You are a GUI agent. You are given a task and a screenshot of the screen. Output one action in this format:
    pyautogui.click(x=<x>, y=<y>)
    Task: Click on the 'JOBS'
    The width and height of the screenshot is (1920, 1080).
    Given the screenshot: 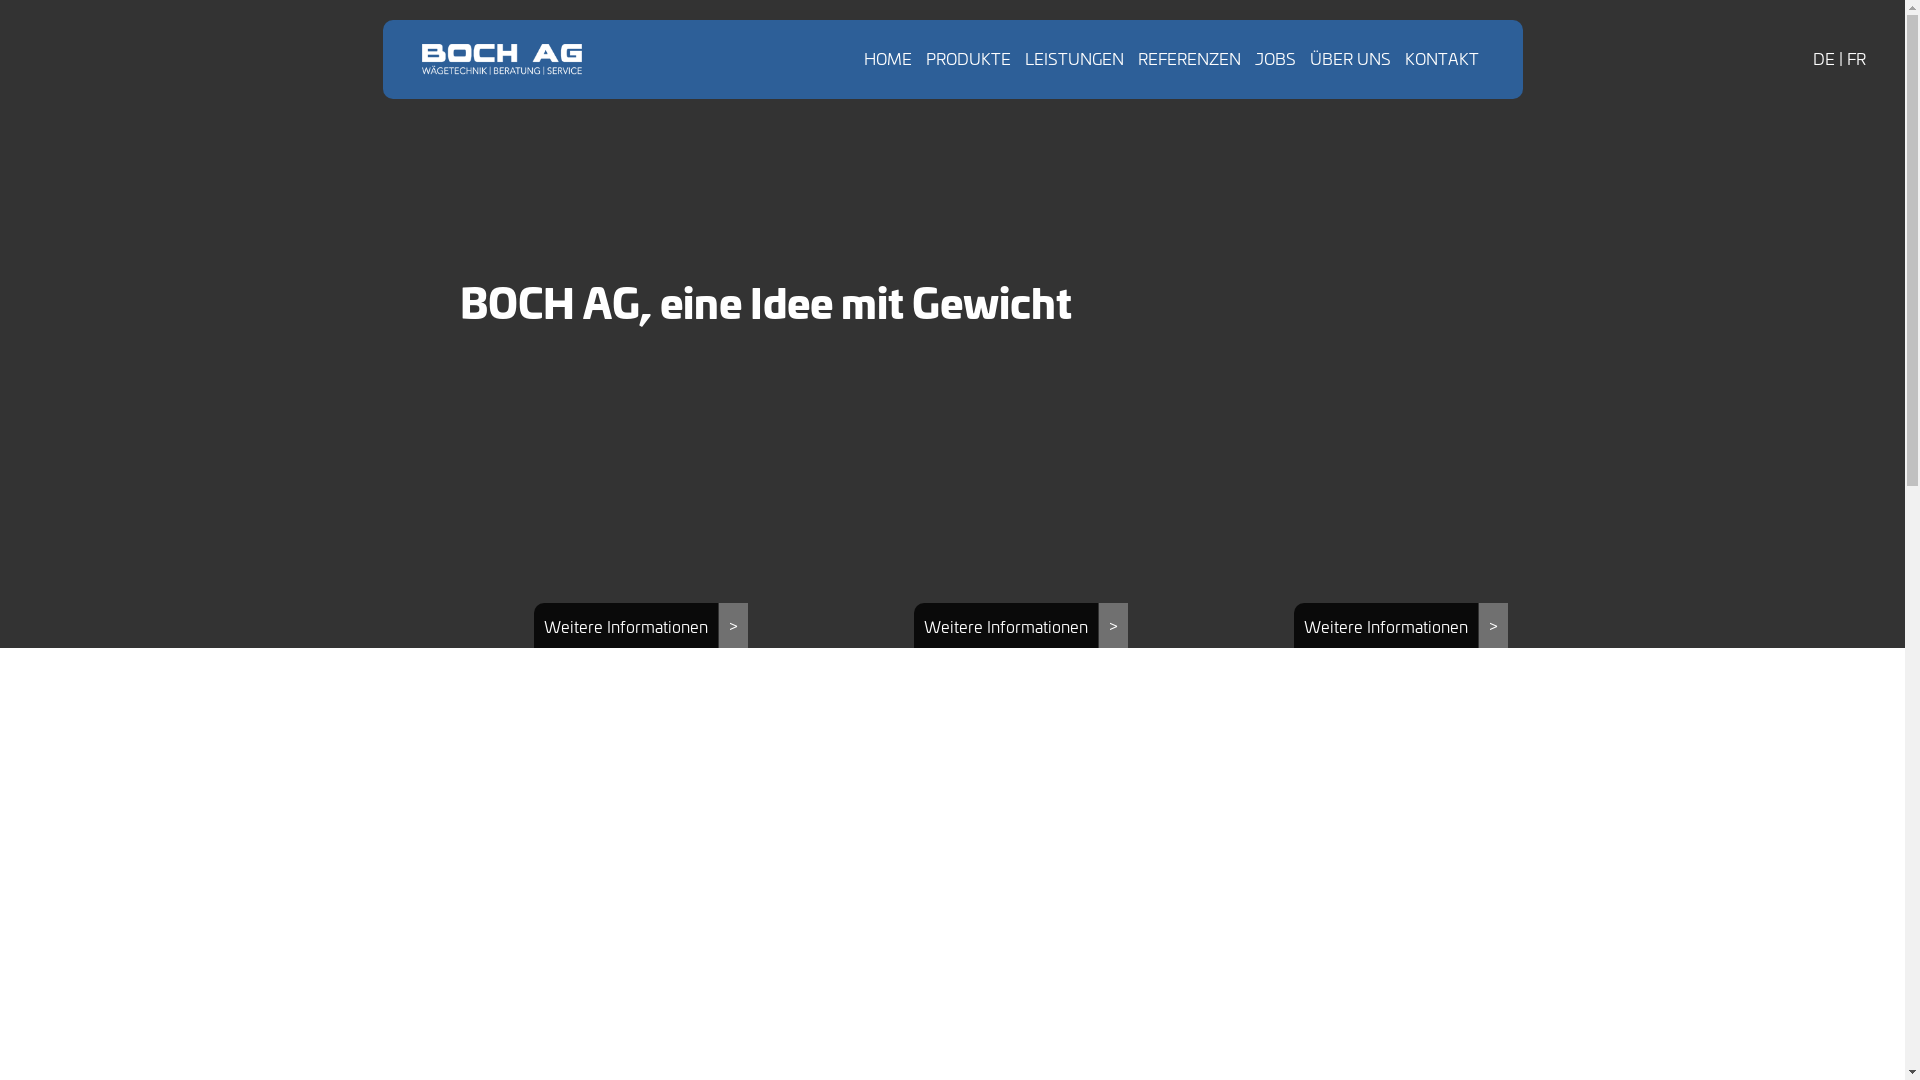 What is the action you would take?
    pyautogui.click(x=1273, y=56)
    